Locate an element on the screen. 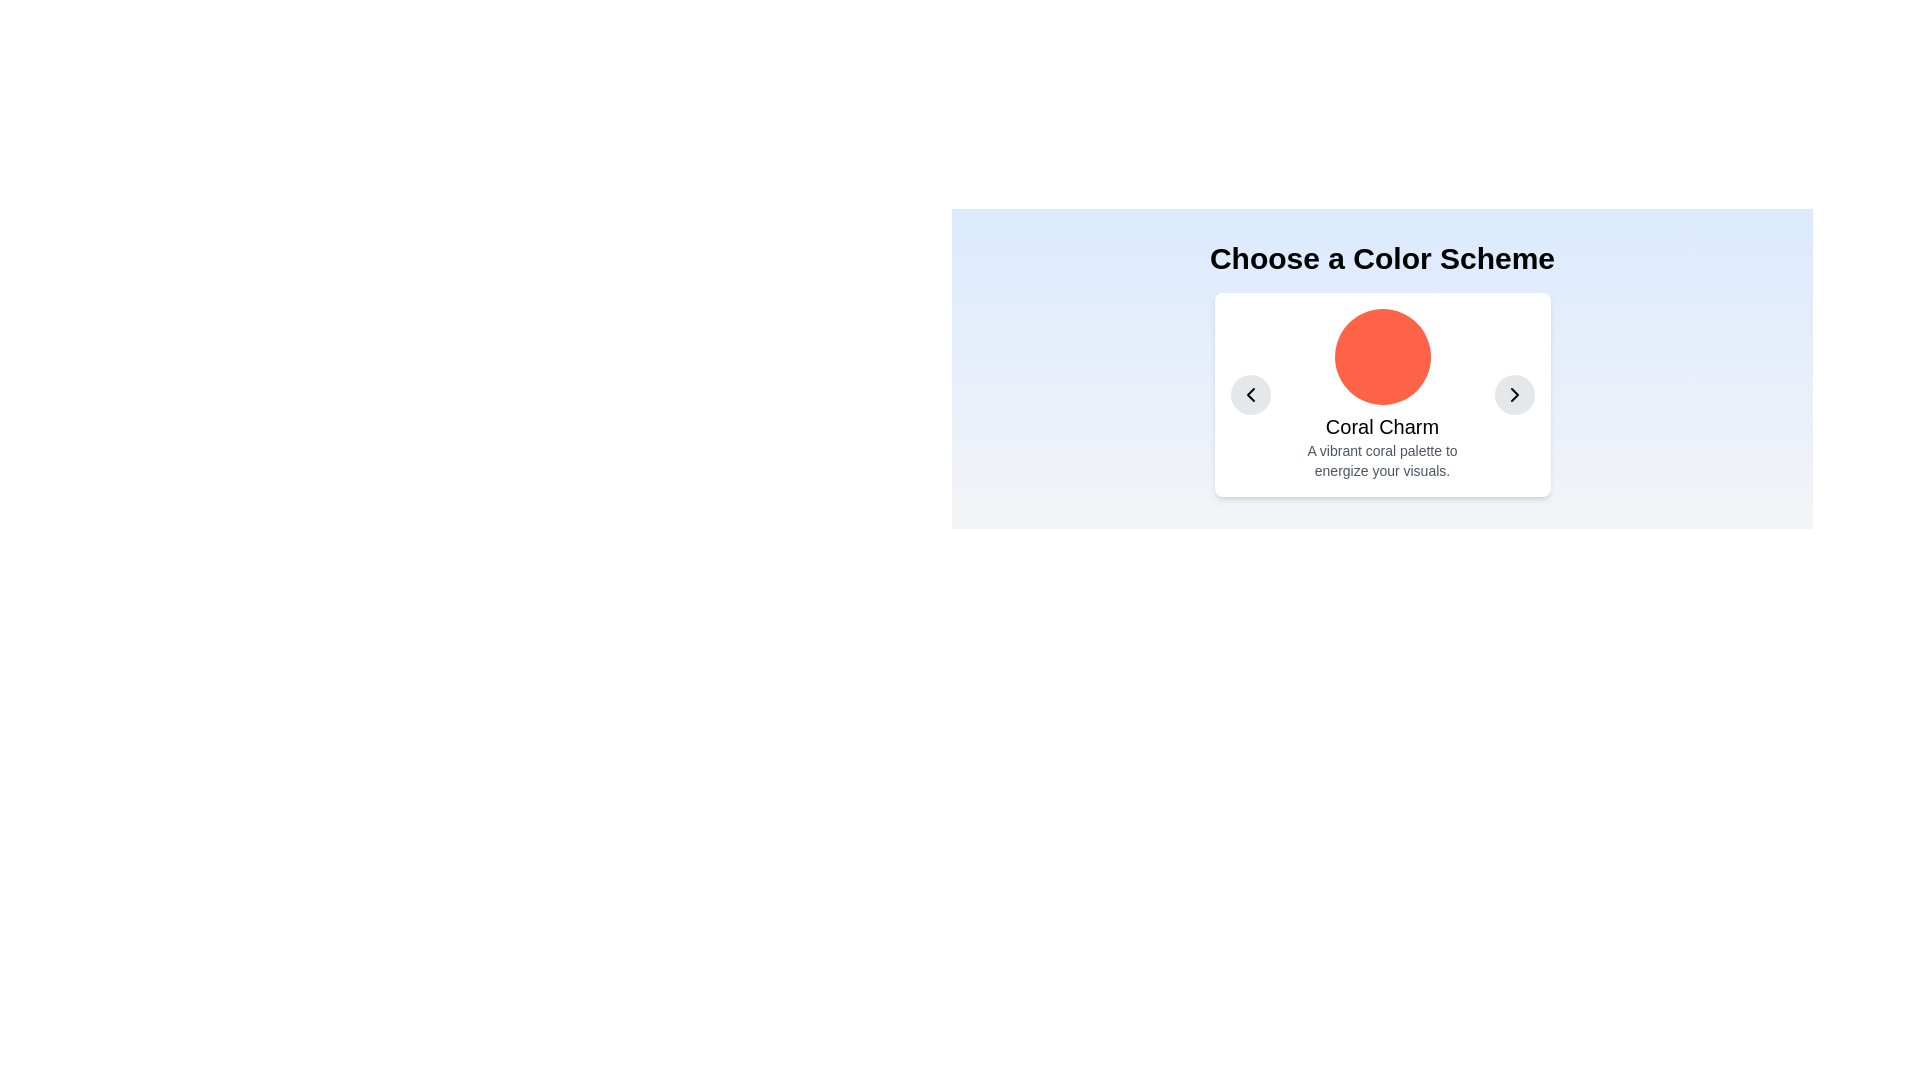 The width and height of the screenshot is (1920, 1080). the 'Coral Charm' color palette theme card, which is part of a carousel layout and is positioned centrally in the interface is located at coordinates (1381, 394).